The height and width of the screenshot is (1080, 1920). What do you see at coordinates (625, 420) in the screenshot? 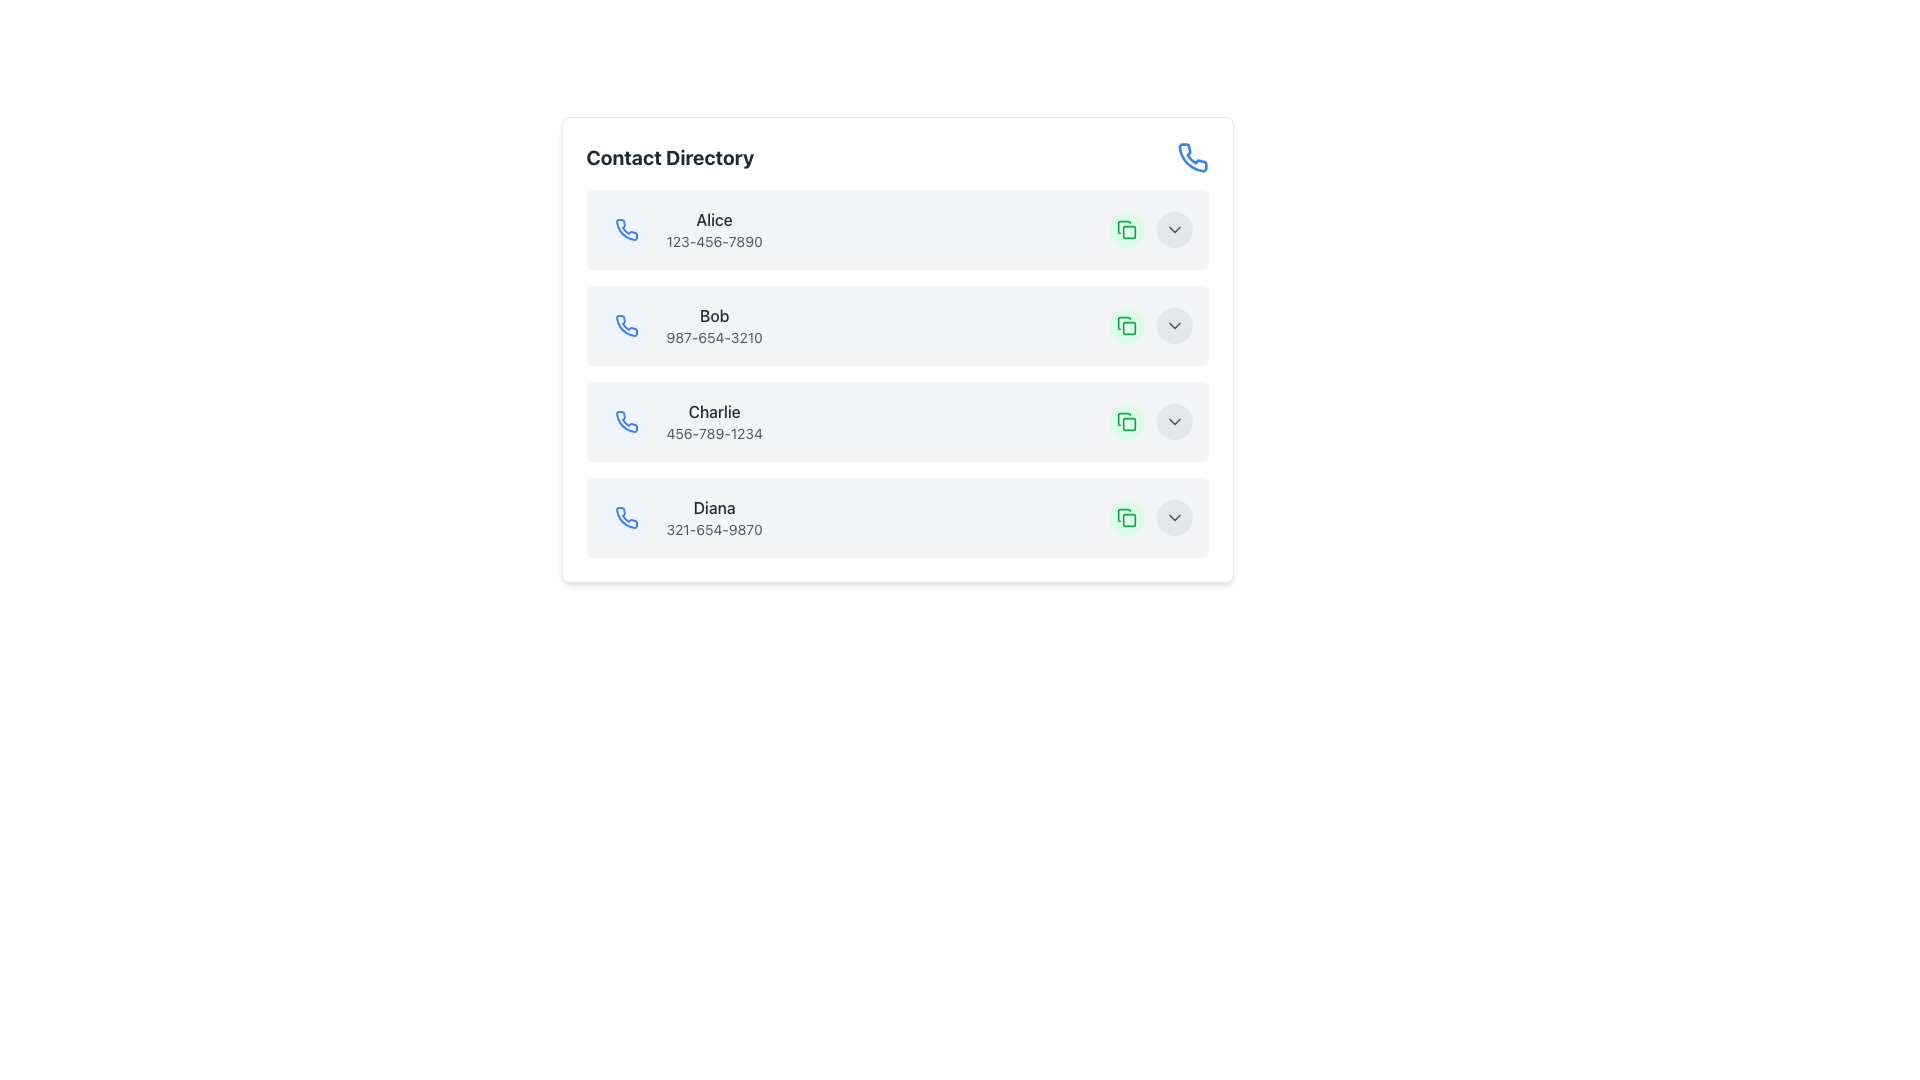
I see `the Icon Button for contact 'Charlie'` at bounding box center [625, 420].